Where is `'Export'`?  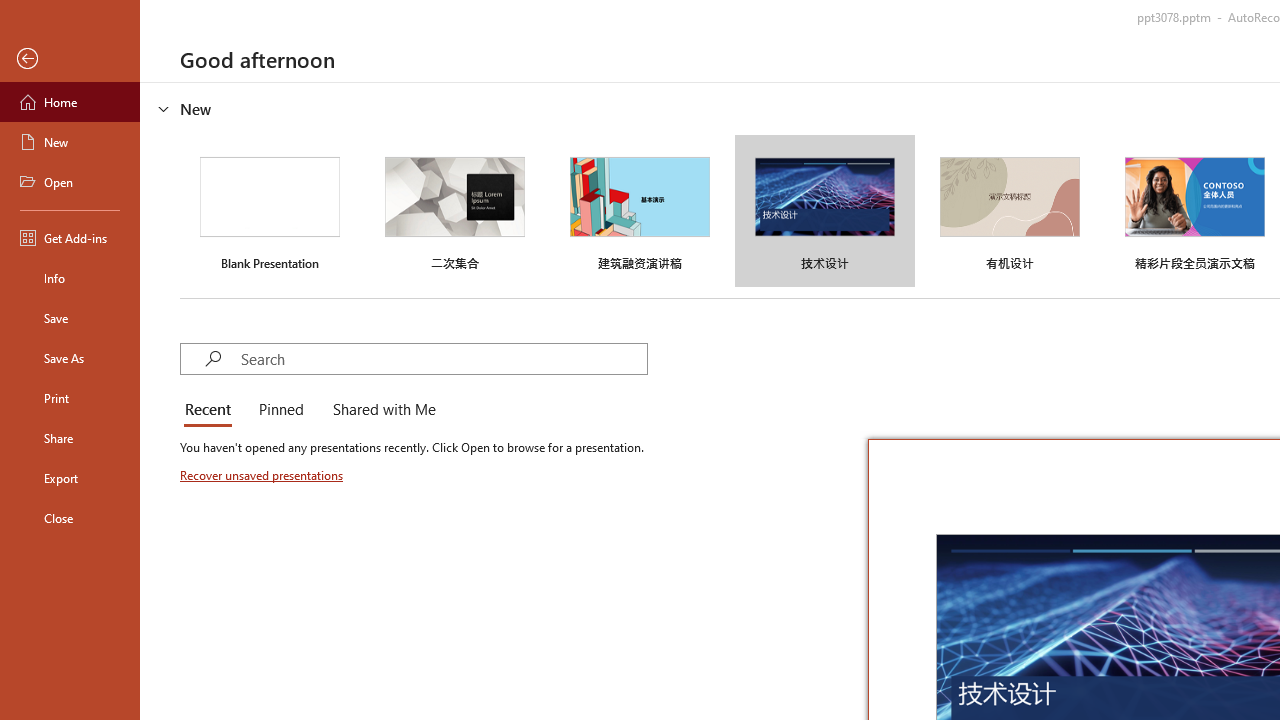
'Export' is located at coordinates (69, 478).